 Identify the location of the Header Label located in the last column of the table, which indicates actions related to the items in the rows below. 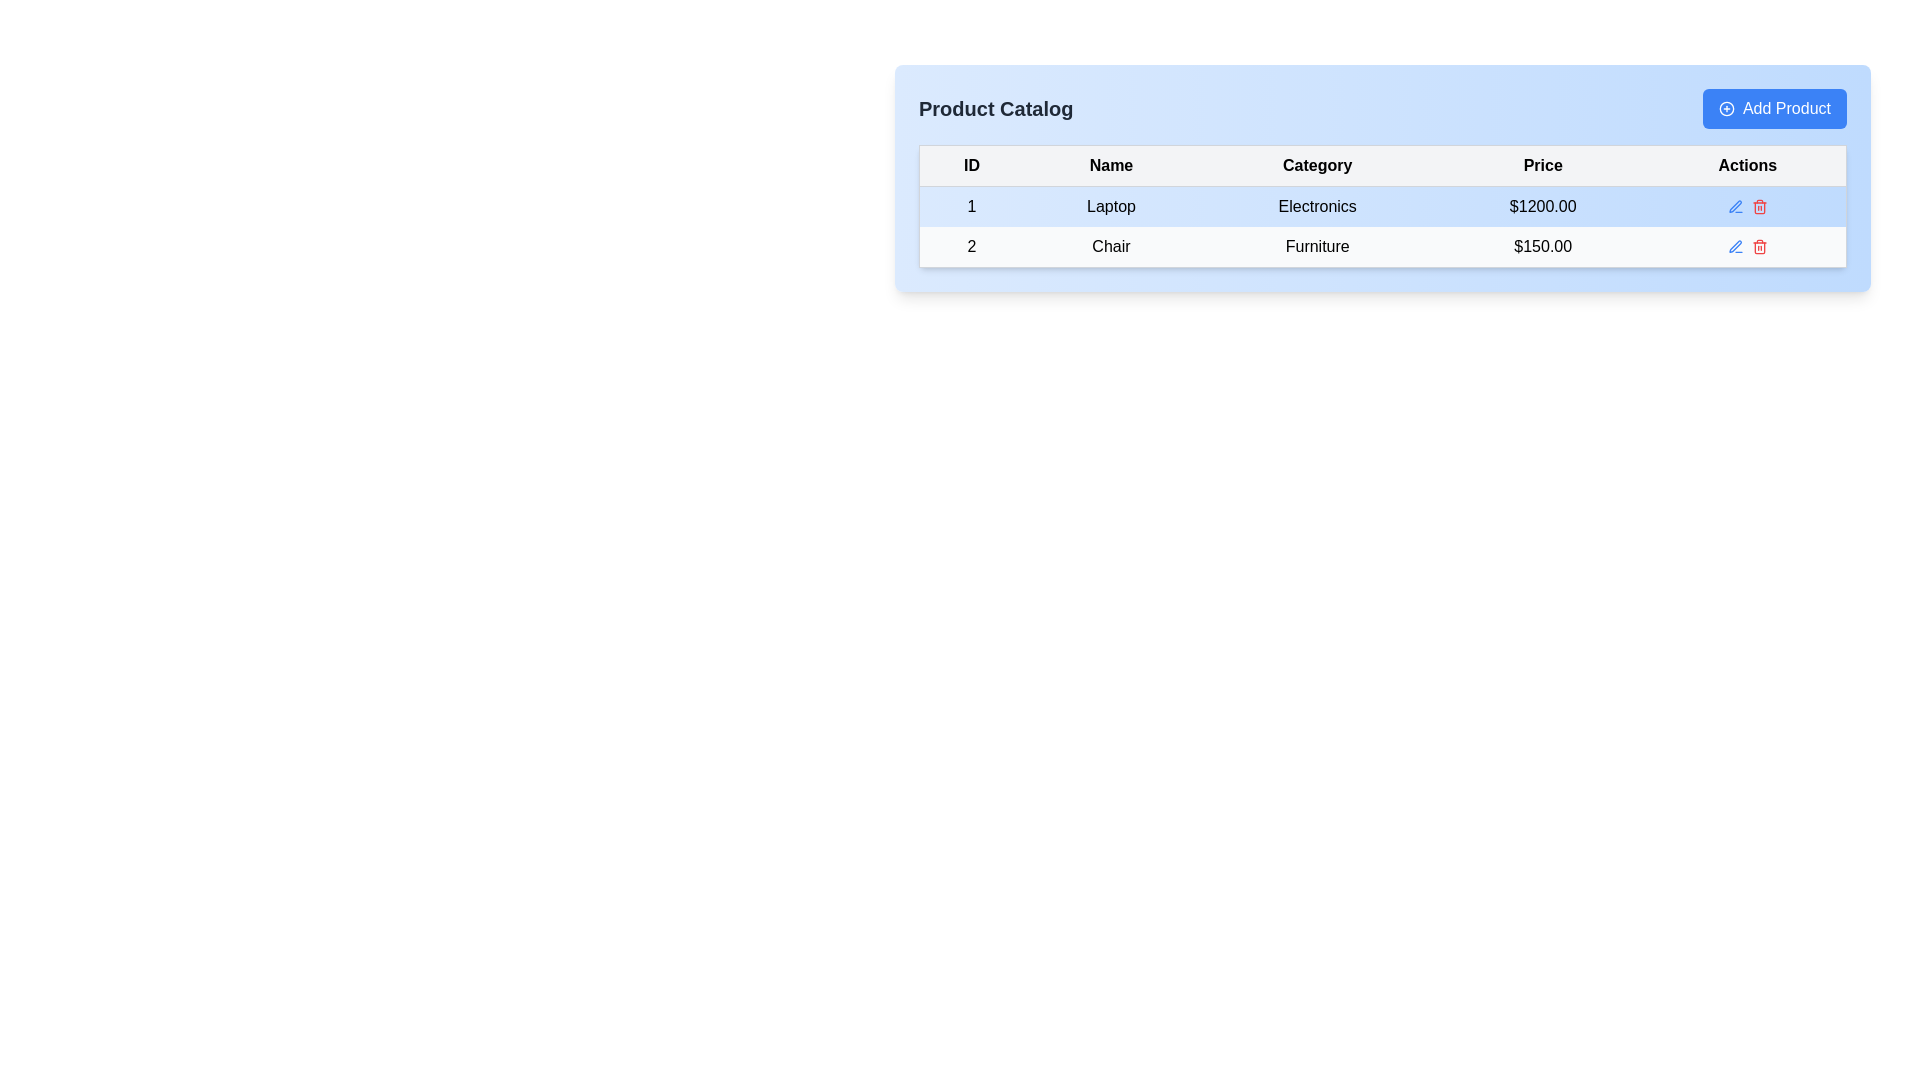
(1747, 164).